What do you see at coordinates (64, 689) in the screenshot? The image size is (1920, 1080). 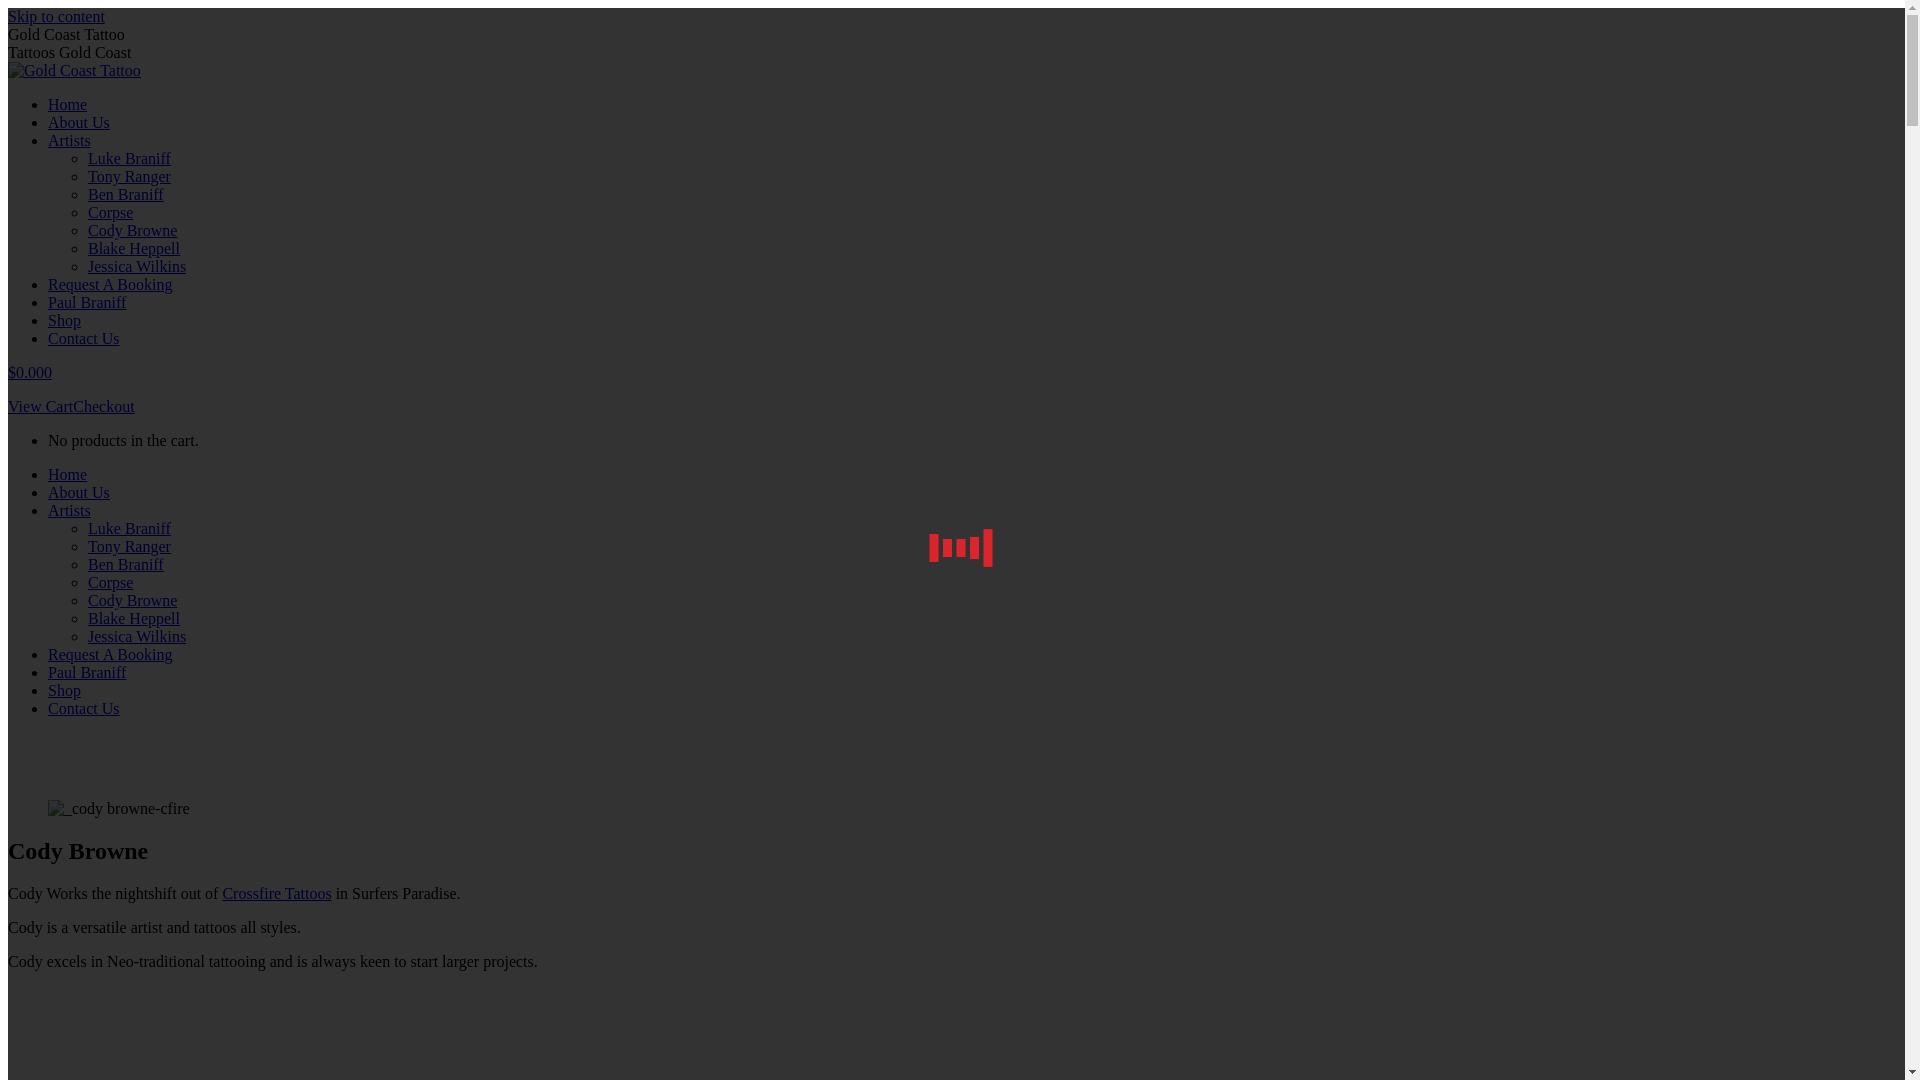 I see `'Shop'` at bounding box center [64, 689].